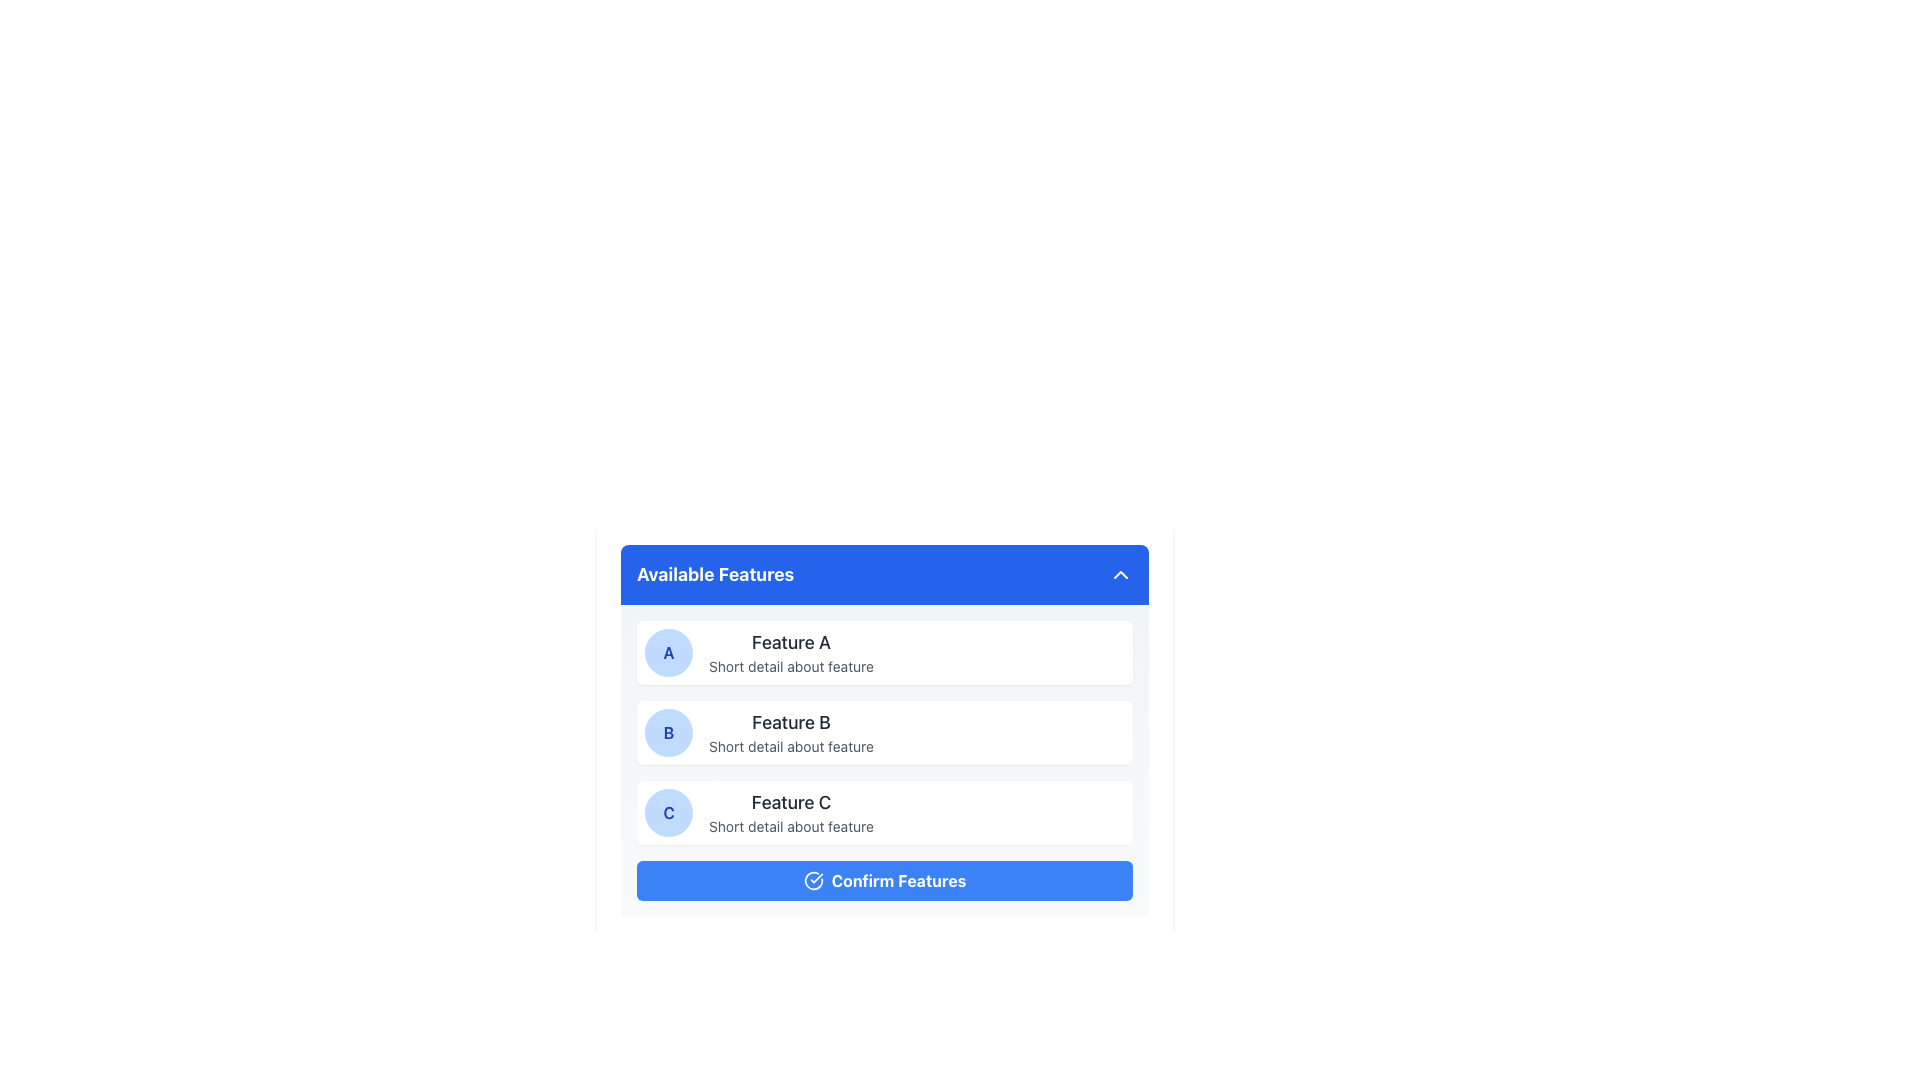 The width and height of the screenshot is (1920, 1080). What do you see at coordinates (668, 732) in the screenshot?
I see `the circular badge or icon that visually distinguishes the list item labeled 'Feature B' in the 'Available Features' panel` at bounding box center [668, 732].